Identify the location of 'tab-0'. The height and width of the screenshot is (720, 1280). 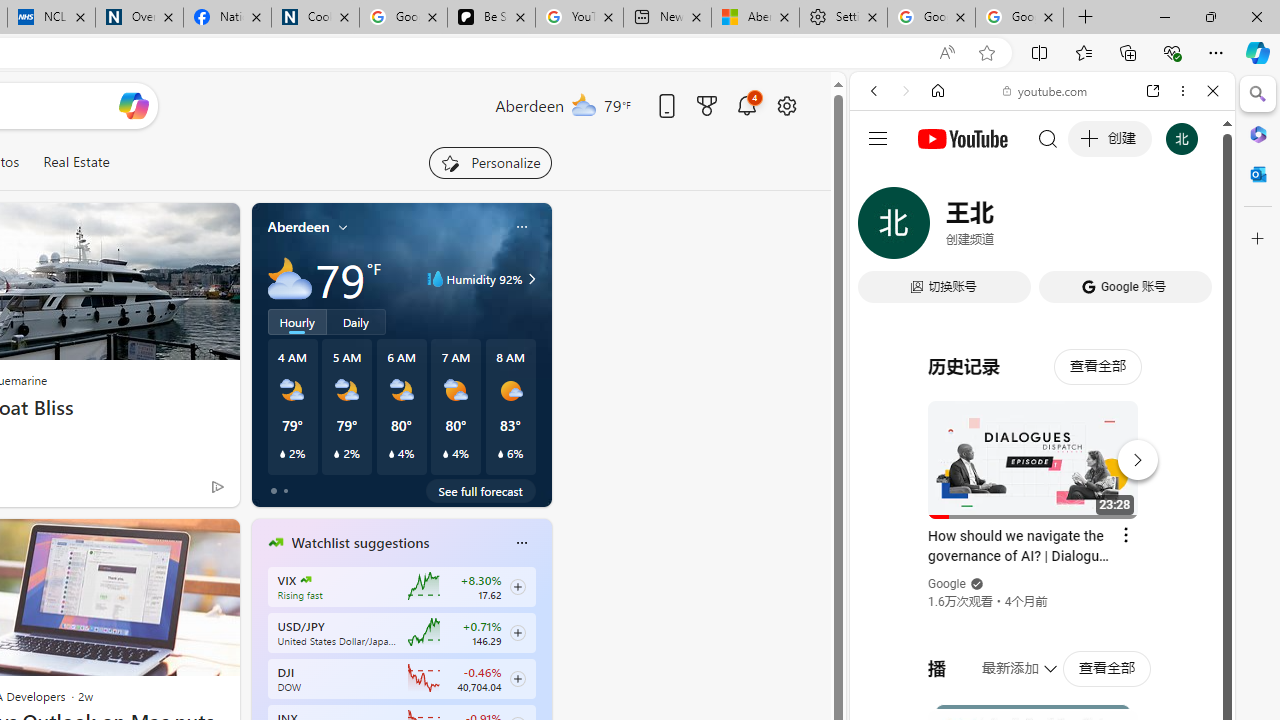
(272, 491).